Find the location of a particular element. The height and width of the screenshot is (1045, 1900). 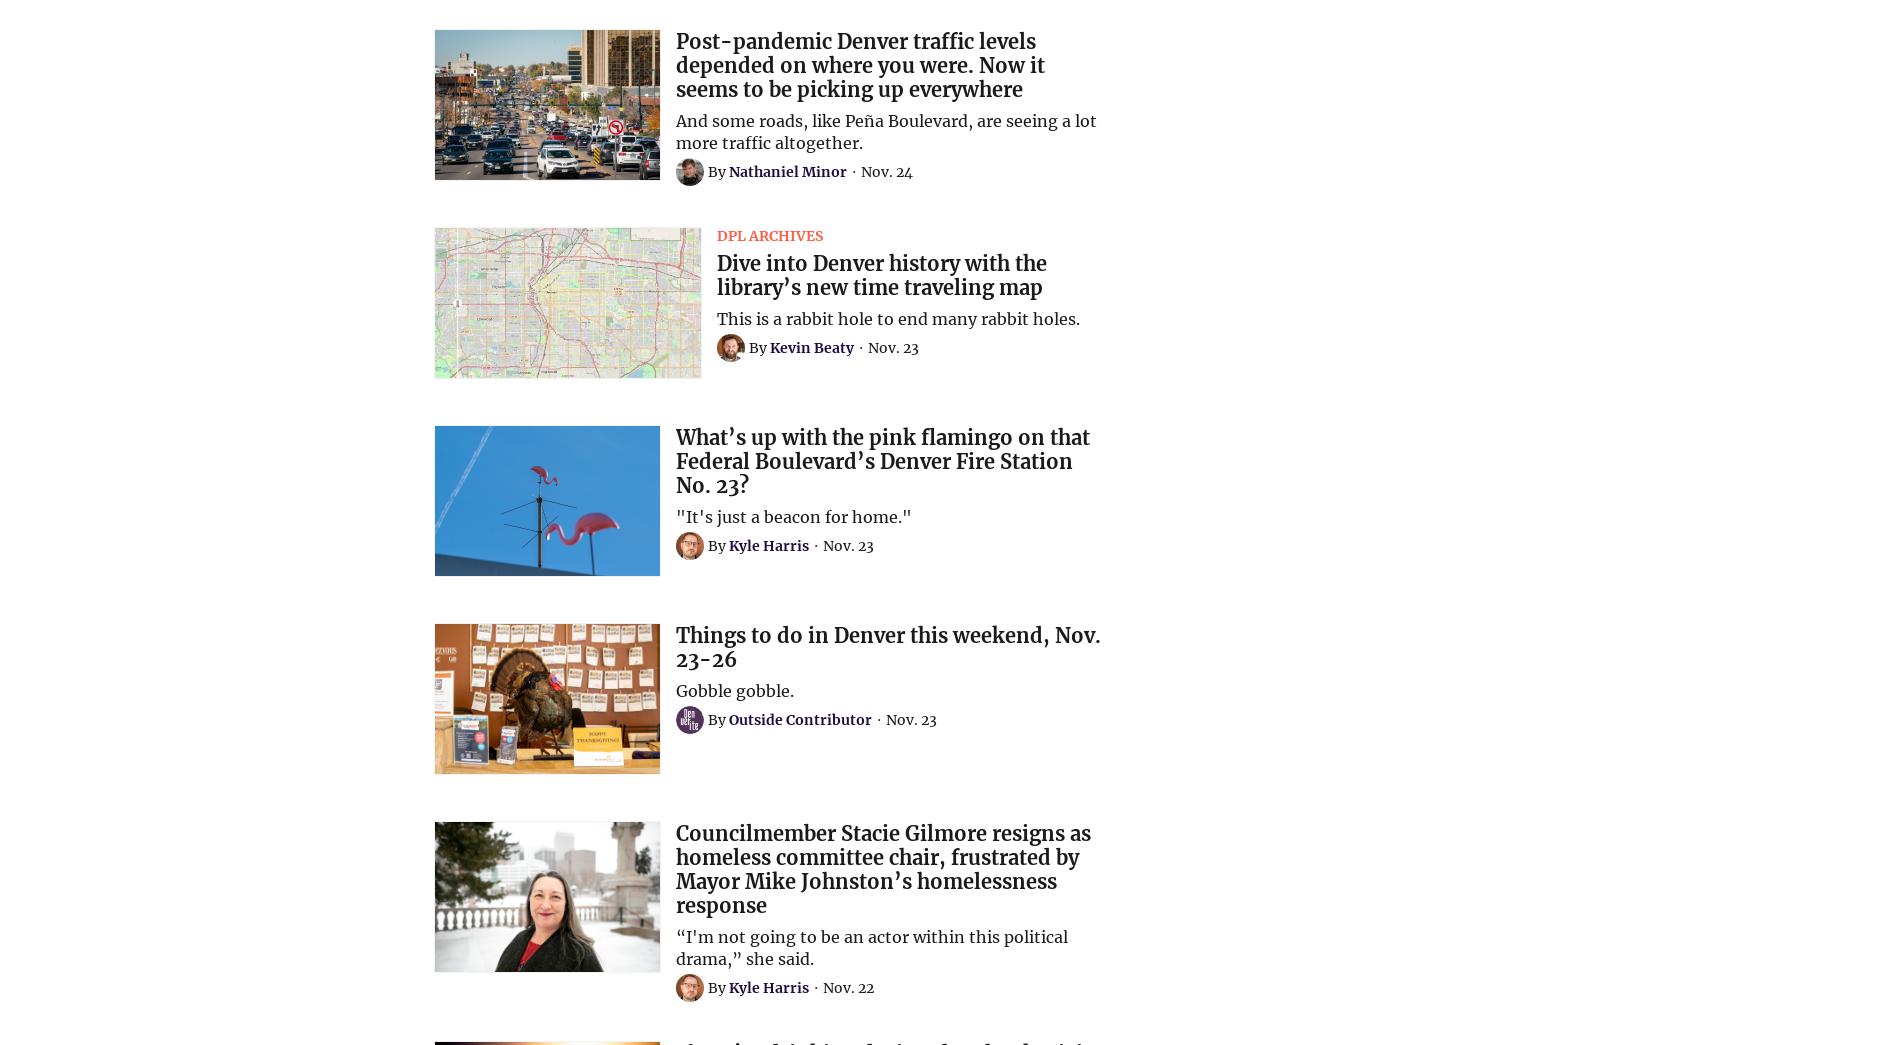

'Nov. 22' is located at coordinates (847, 988).